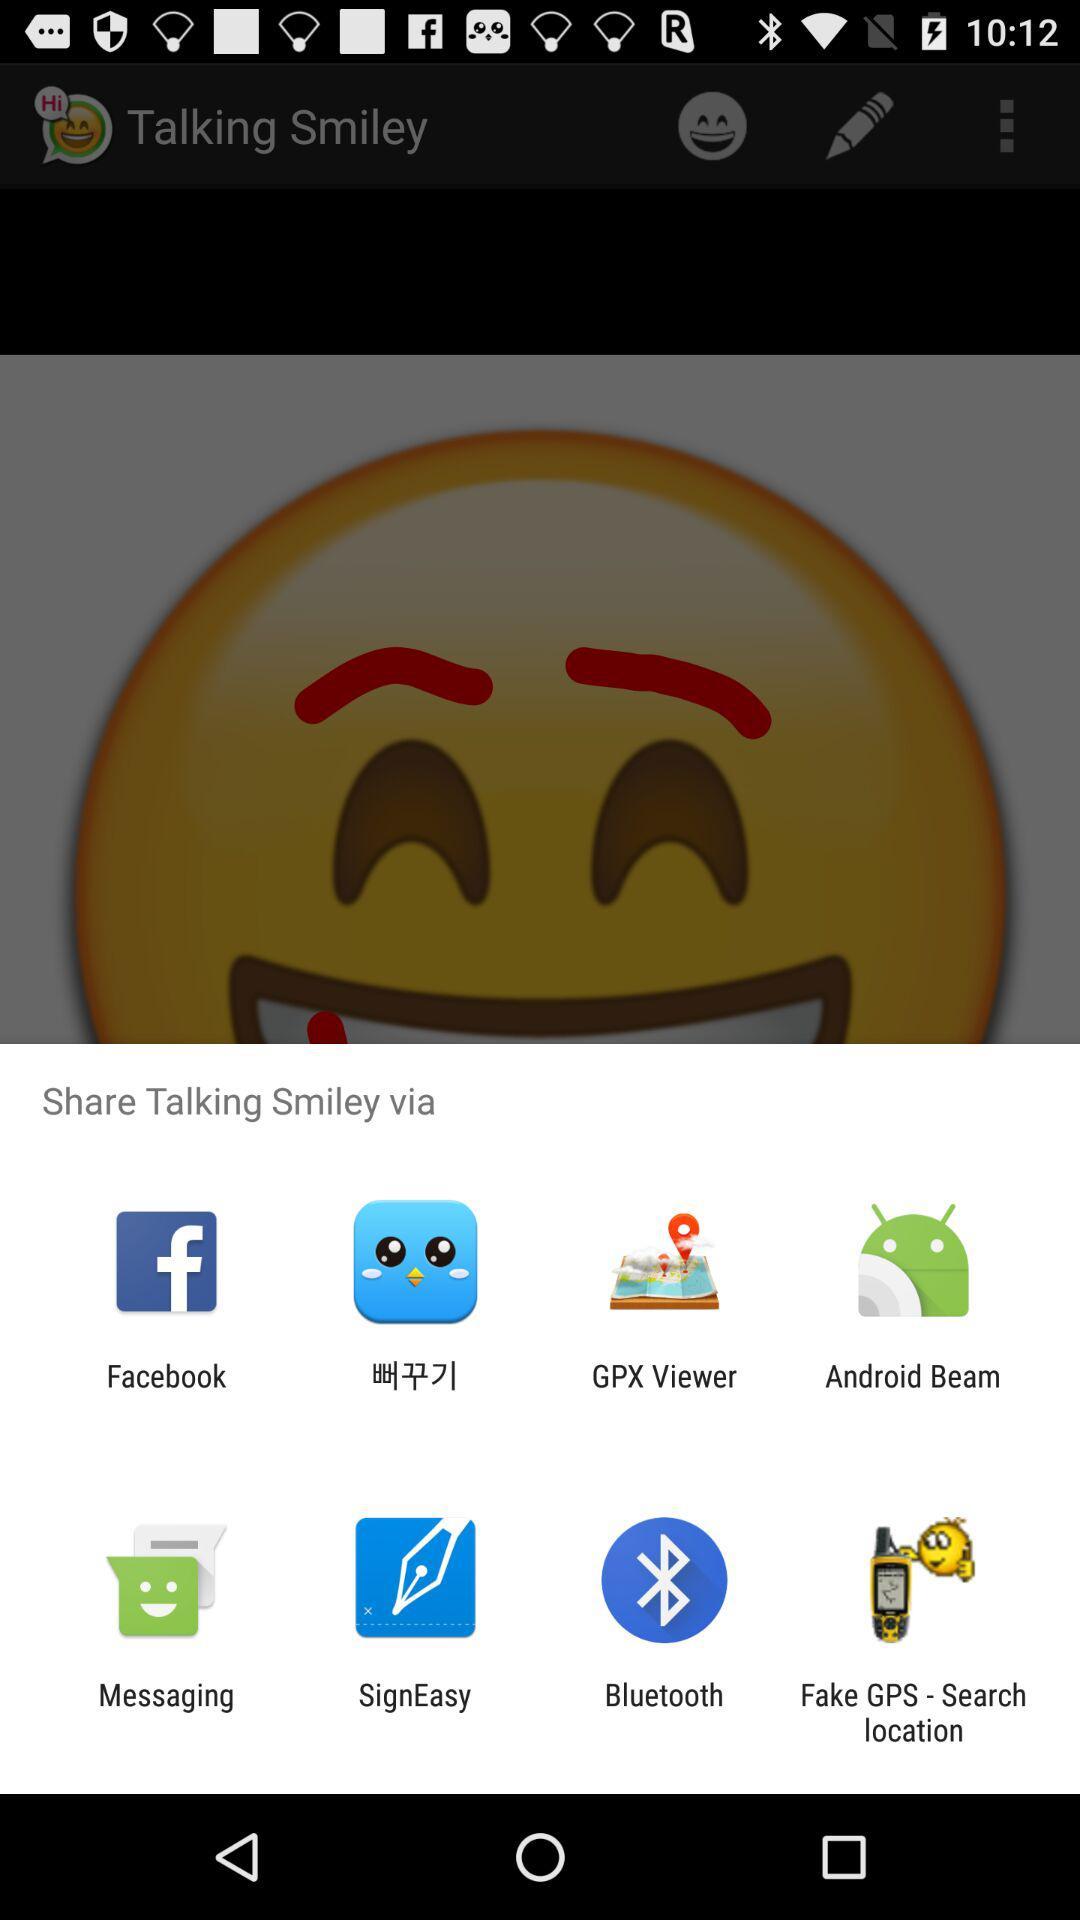  What do you see at coordinates (165, 1711) in the screenshot?
I see `the icon next to signeasy app` at bounding box center [165, 1711].